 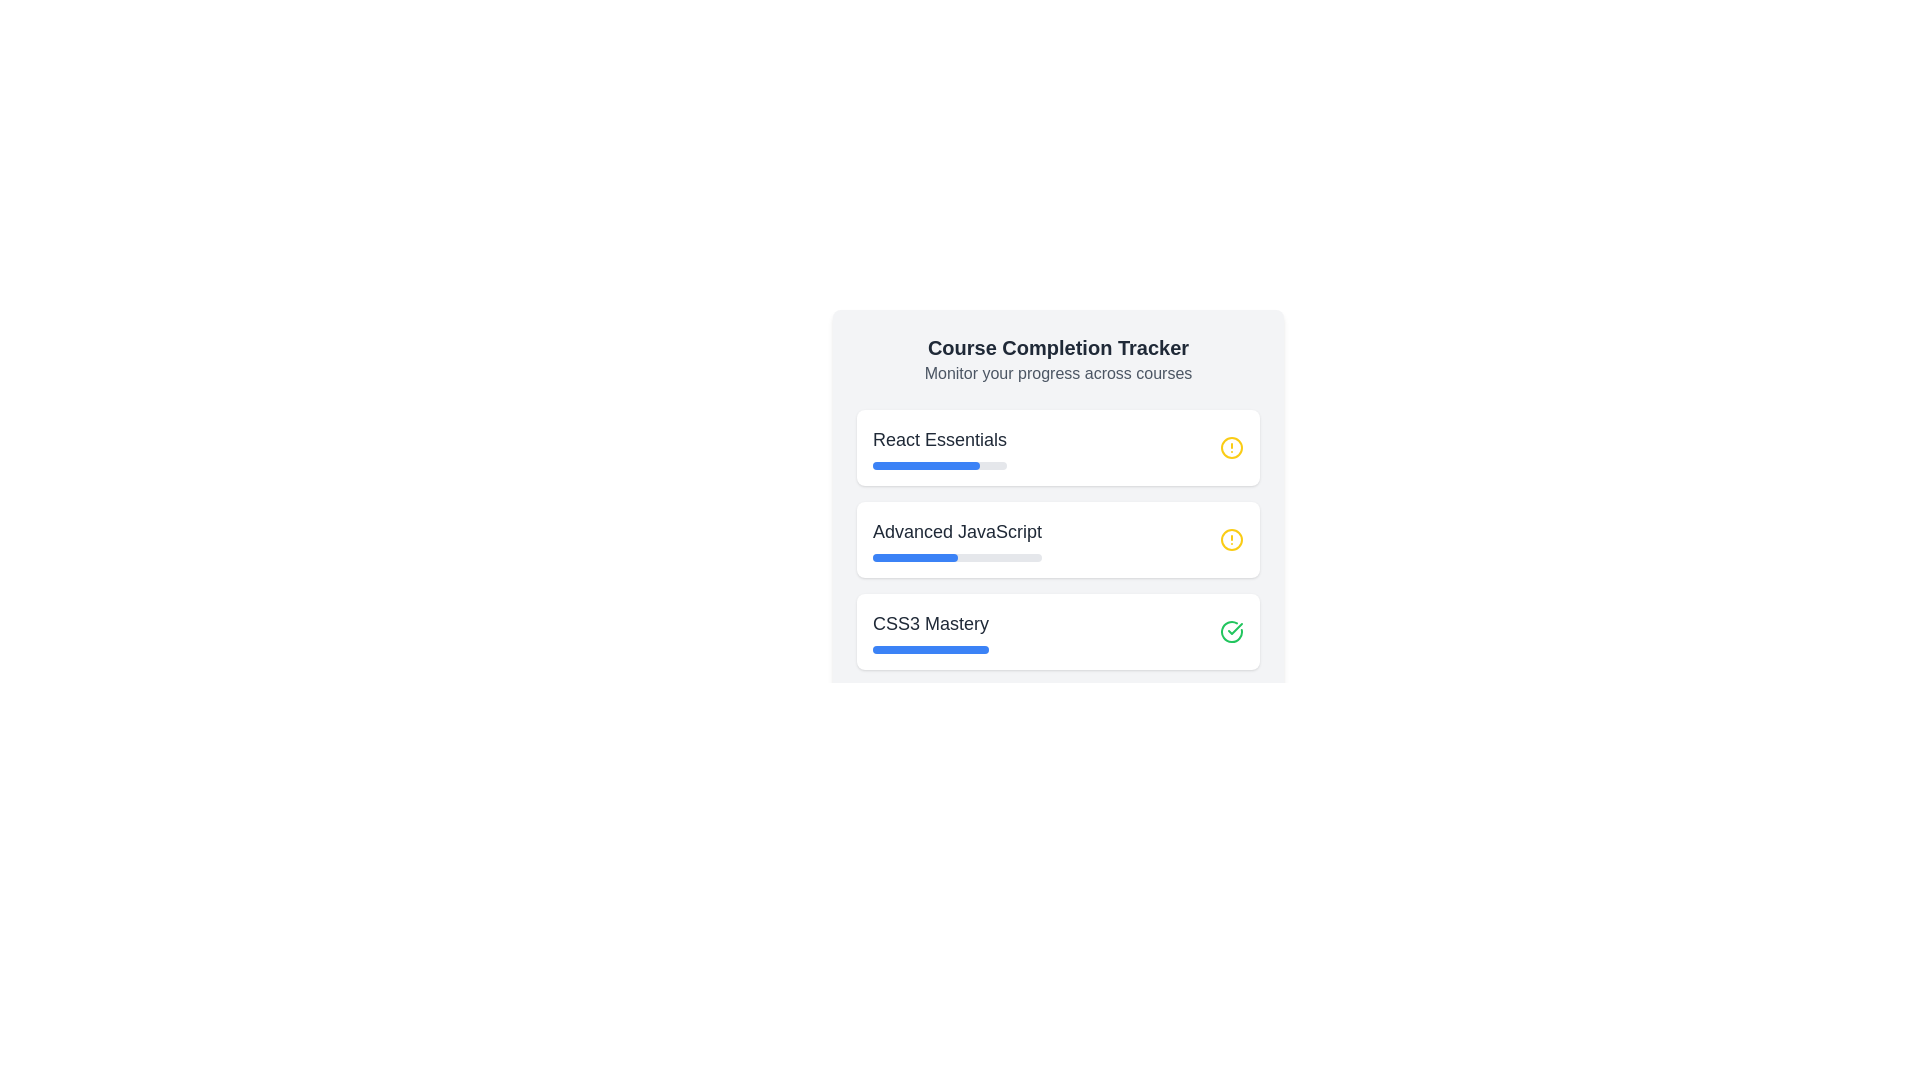 What do you see at coordinates (925, 466) in the screenshot?
I see `the filled portion of the progress bar representing 80% progress below the 'React Essentials' label` at bounding box center [925, 466].